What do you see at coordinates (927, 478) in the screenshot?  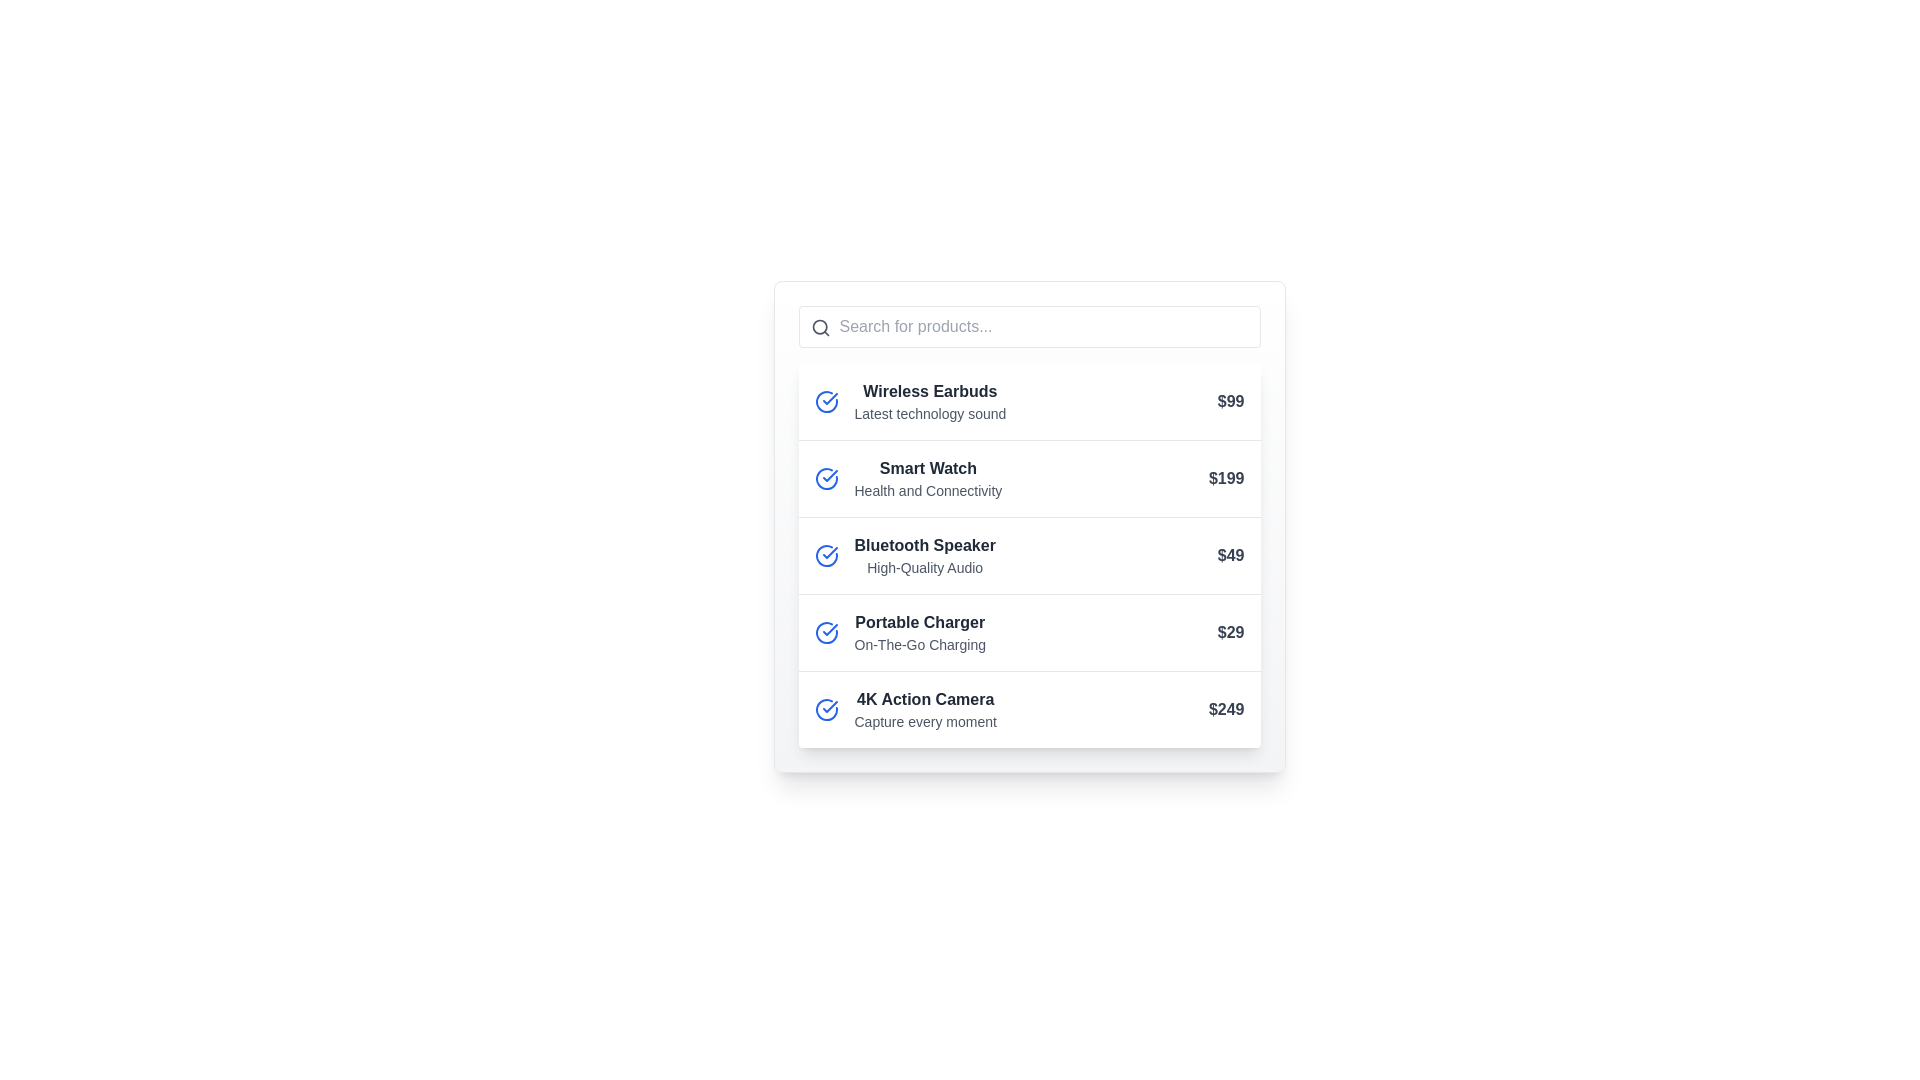 I see `the text display component that shows the title and description of the 'Smart Watch', which is the second entry in the product list, positioned between 'Wireless Earbuds' and 'Bluetooth Speaker'` at bounding box center [927, 478].